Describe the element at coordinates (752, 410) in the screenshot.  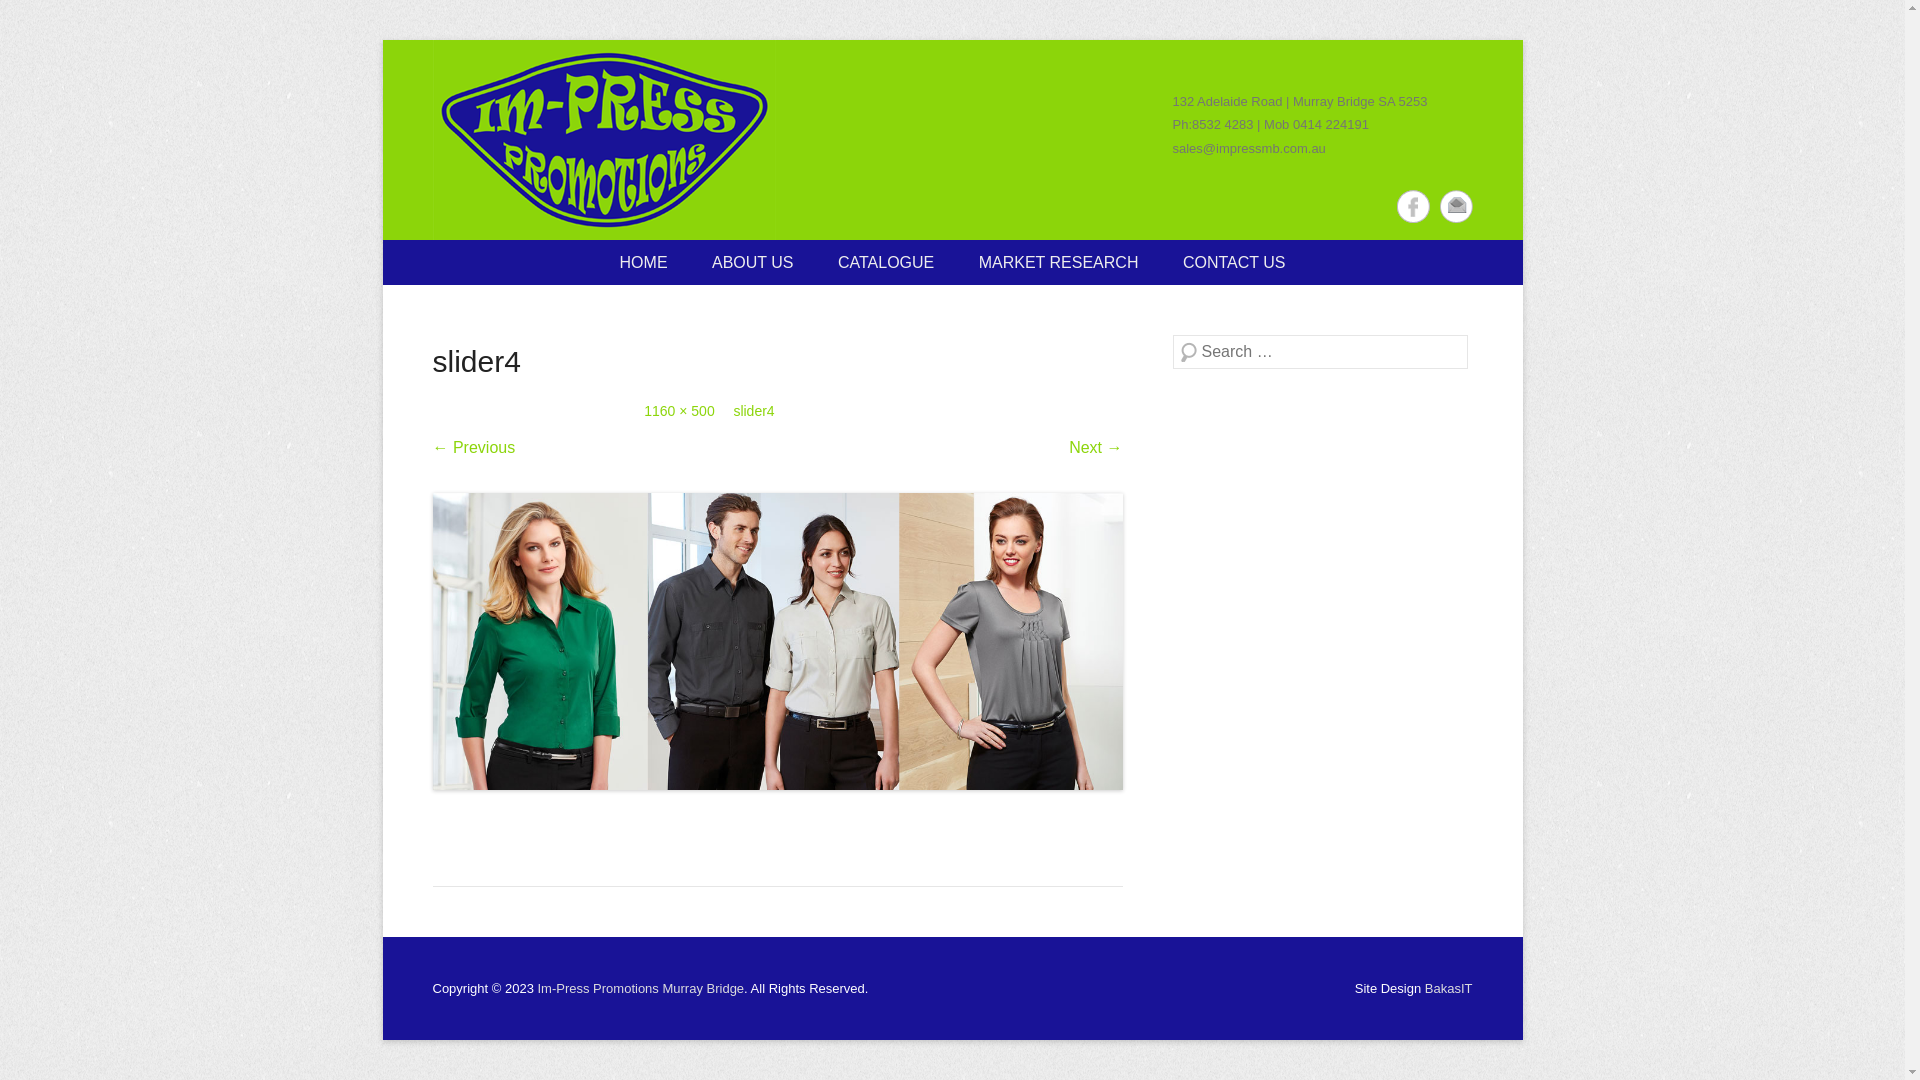
I see `'slider4'` at that location.